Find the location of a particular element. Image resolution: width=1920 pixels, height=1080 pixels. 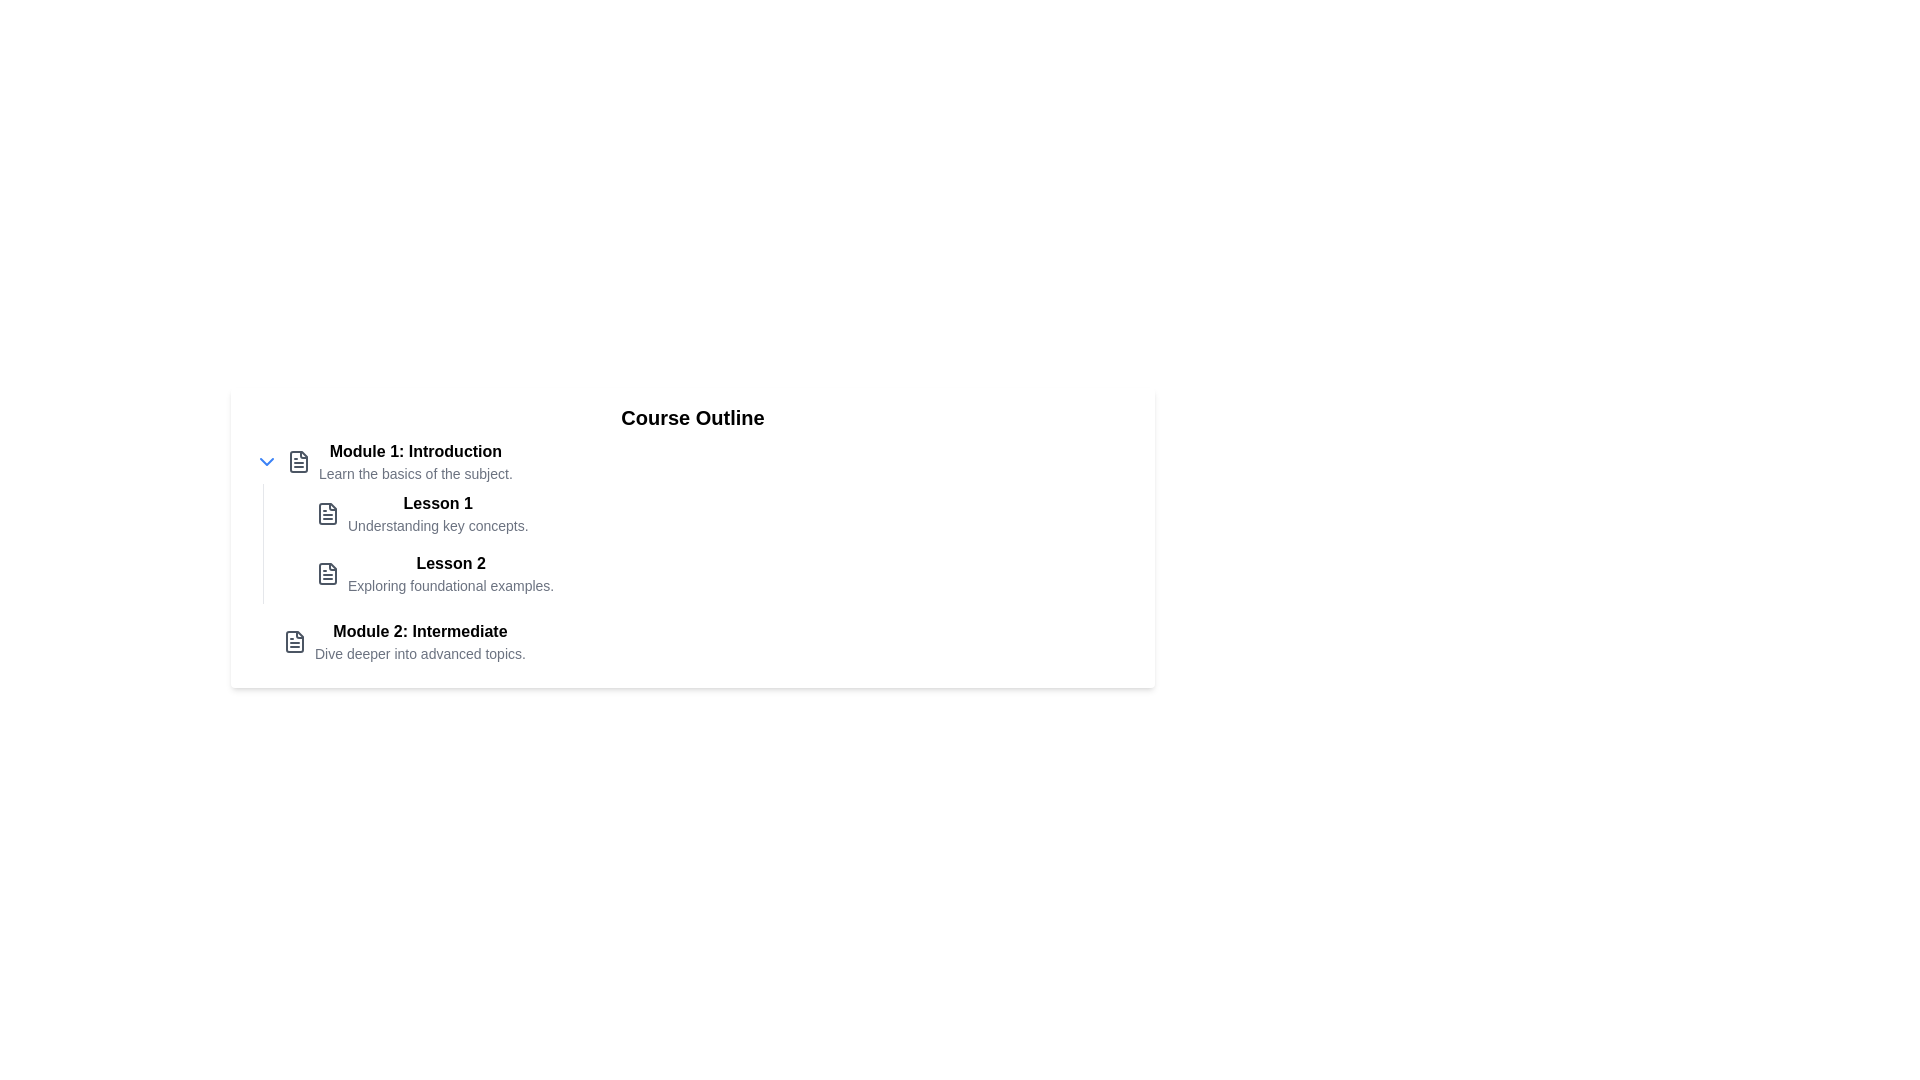

the text label 'Module 1: Introduction' is located at coordinates (414, 451).